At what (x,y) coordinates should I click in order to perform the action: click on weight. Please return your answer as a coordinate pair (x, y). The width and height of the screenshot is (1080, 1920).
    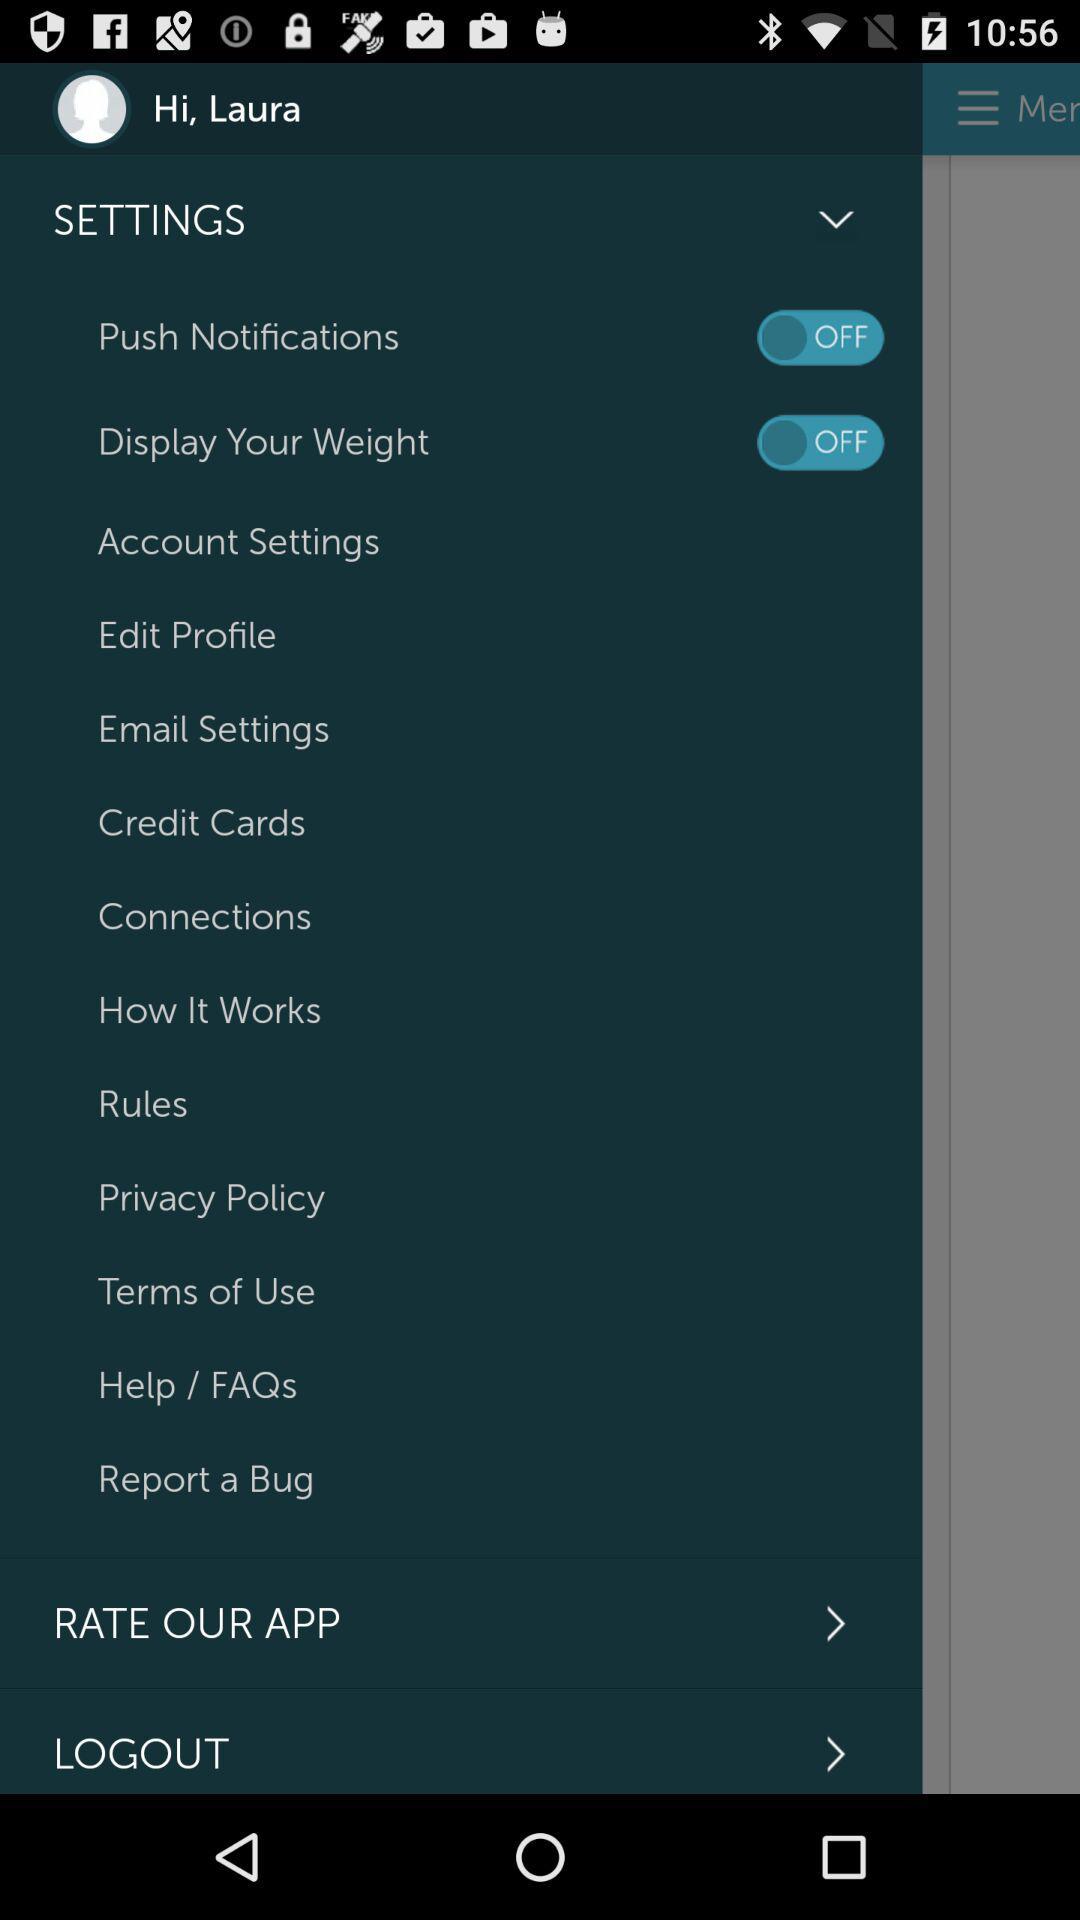
    Looking at the image, I should click on (820, 441).